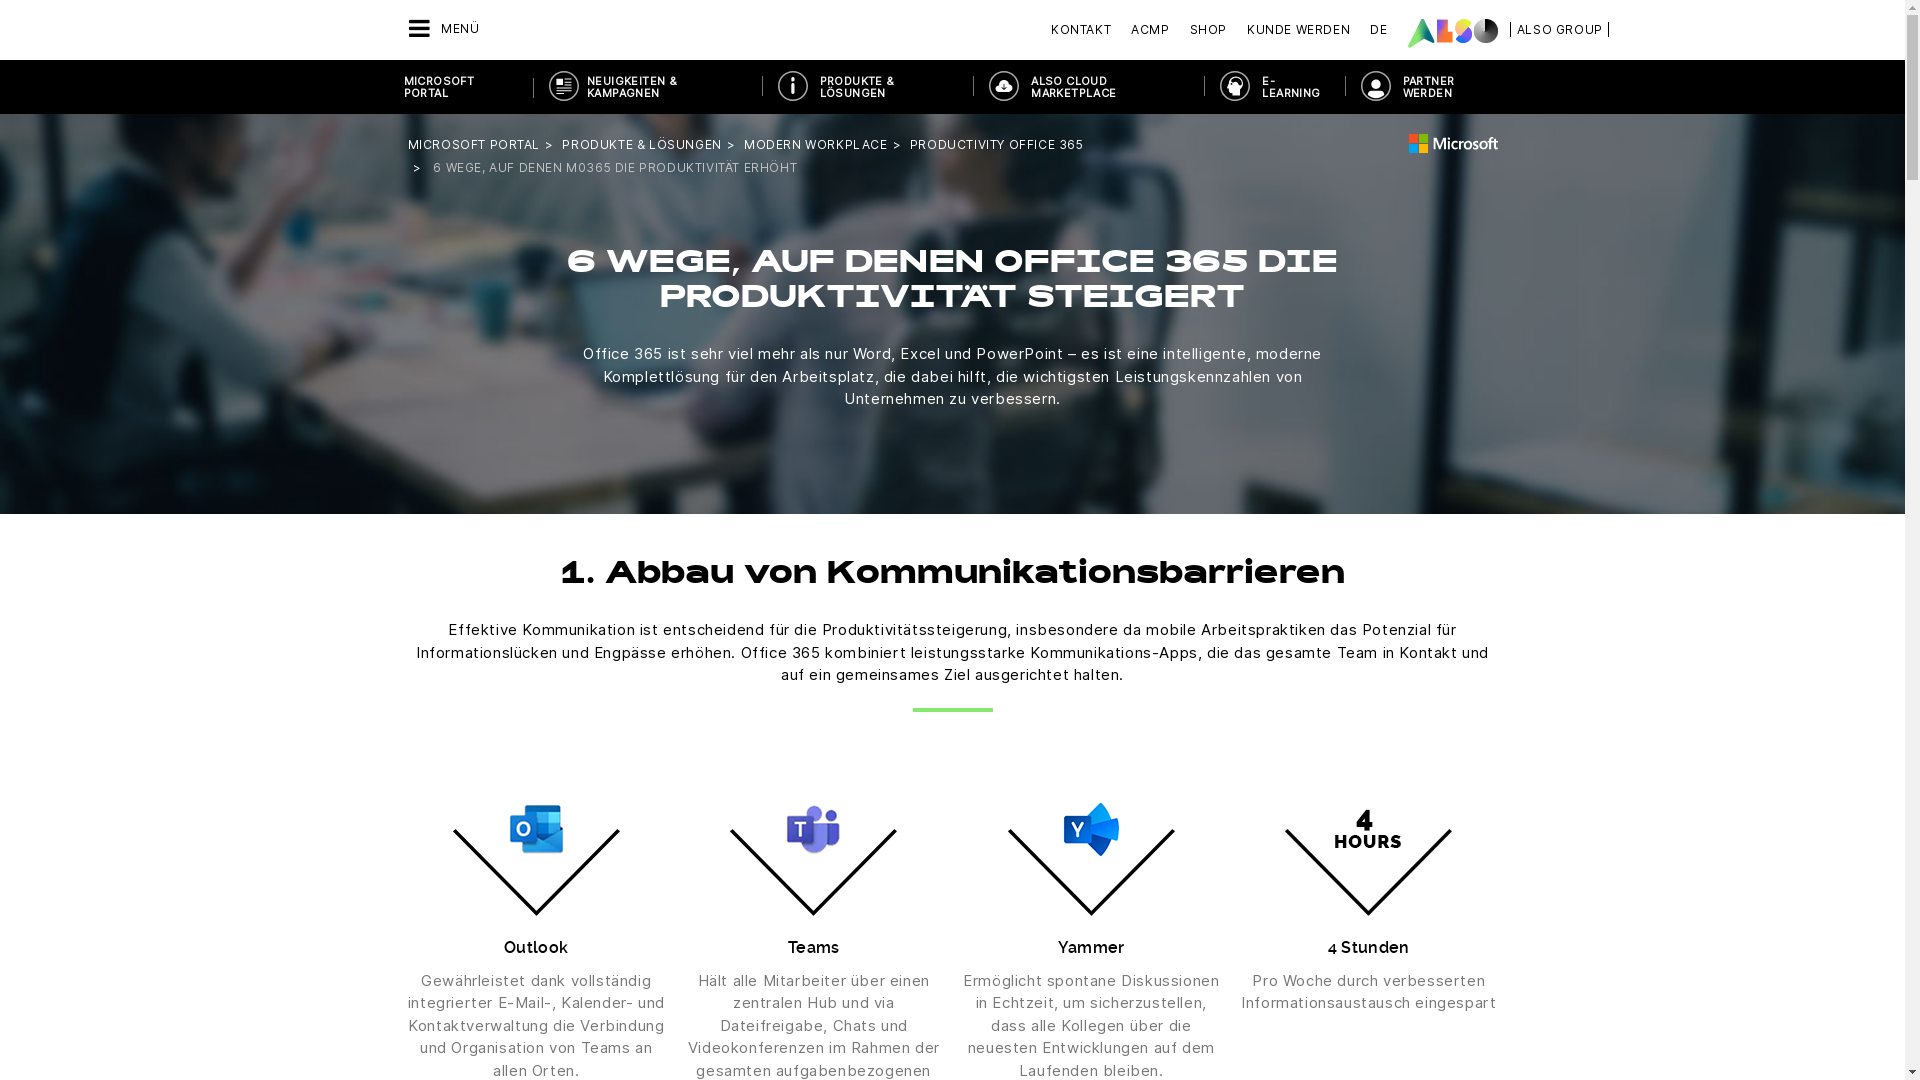  I want to click on 'KONTAKT', so click(1050, 30).